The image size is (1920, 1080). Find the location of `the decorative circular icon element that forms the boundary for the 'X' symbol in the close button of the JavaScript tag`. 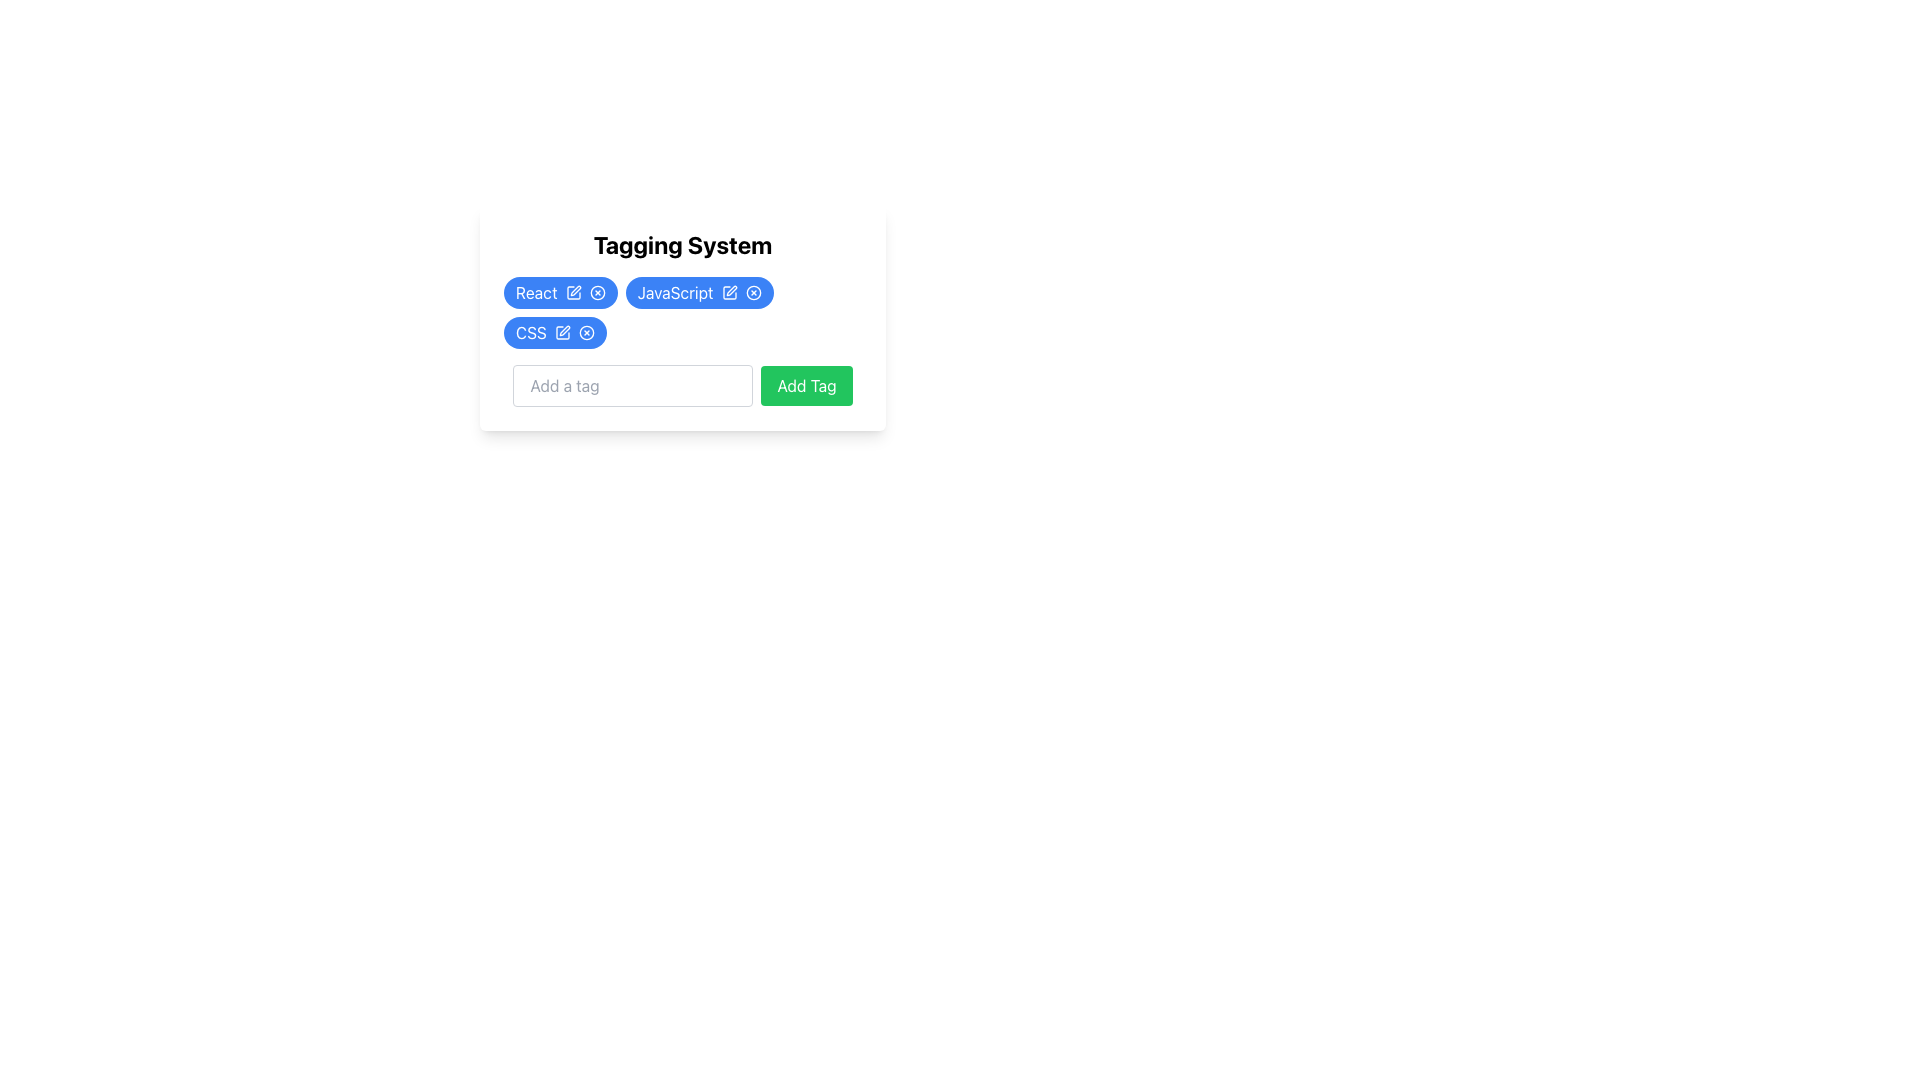

the decorative circular icon element that forms the boundary for the 'X' symbol in the close button of the JavaScript tag is located at coordinates (752, 293).